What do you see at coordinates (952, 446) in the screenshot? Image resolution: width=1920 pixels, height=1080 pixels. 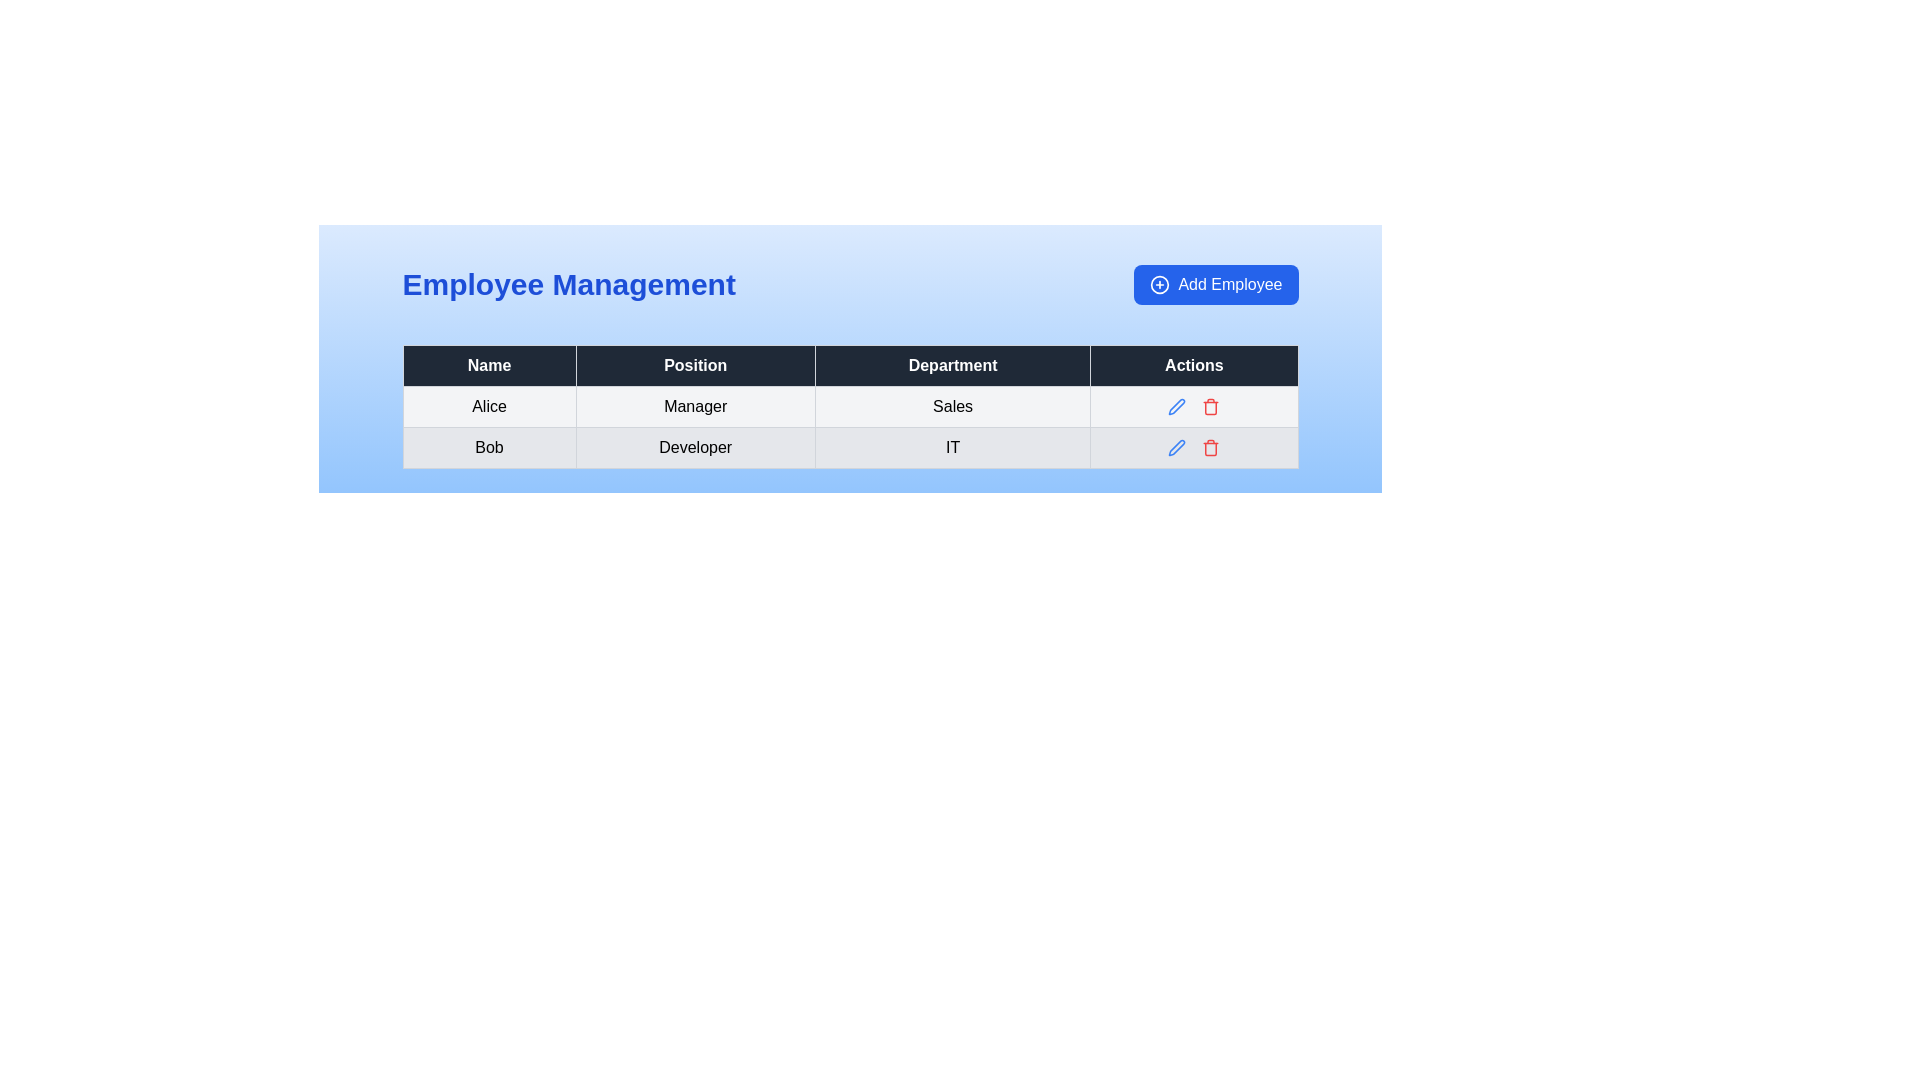 I see `the text label displaying 'IT' which is located in the third cell of the row marked 'Bob' in the 'Name' column, positioned between the 'Position' cell showing 'Developer' and the 'Actions' cell` at bounding box center [952, 446].